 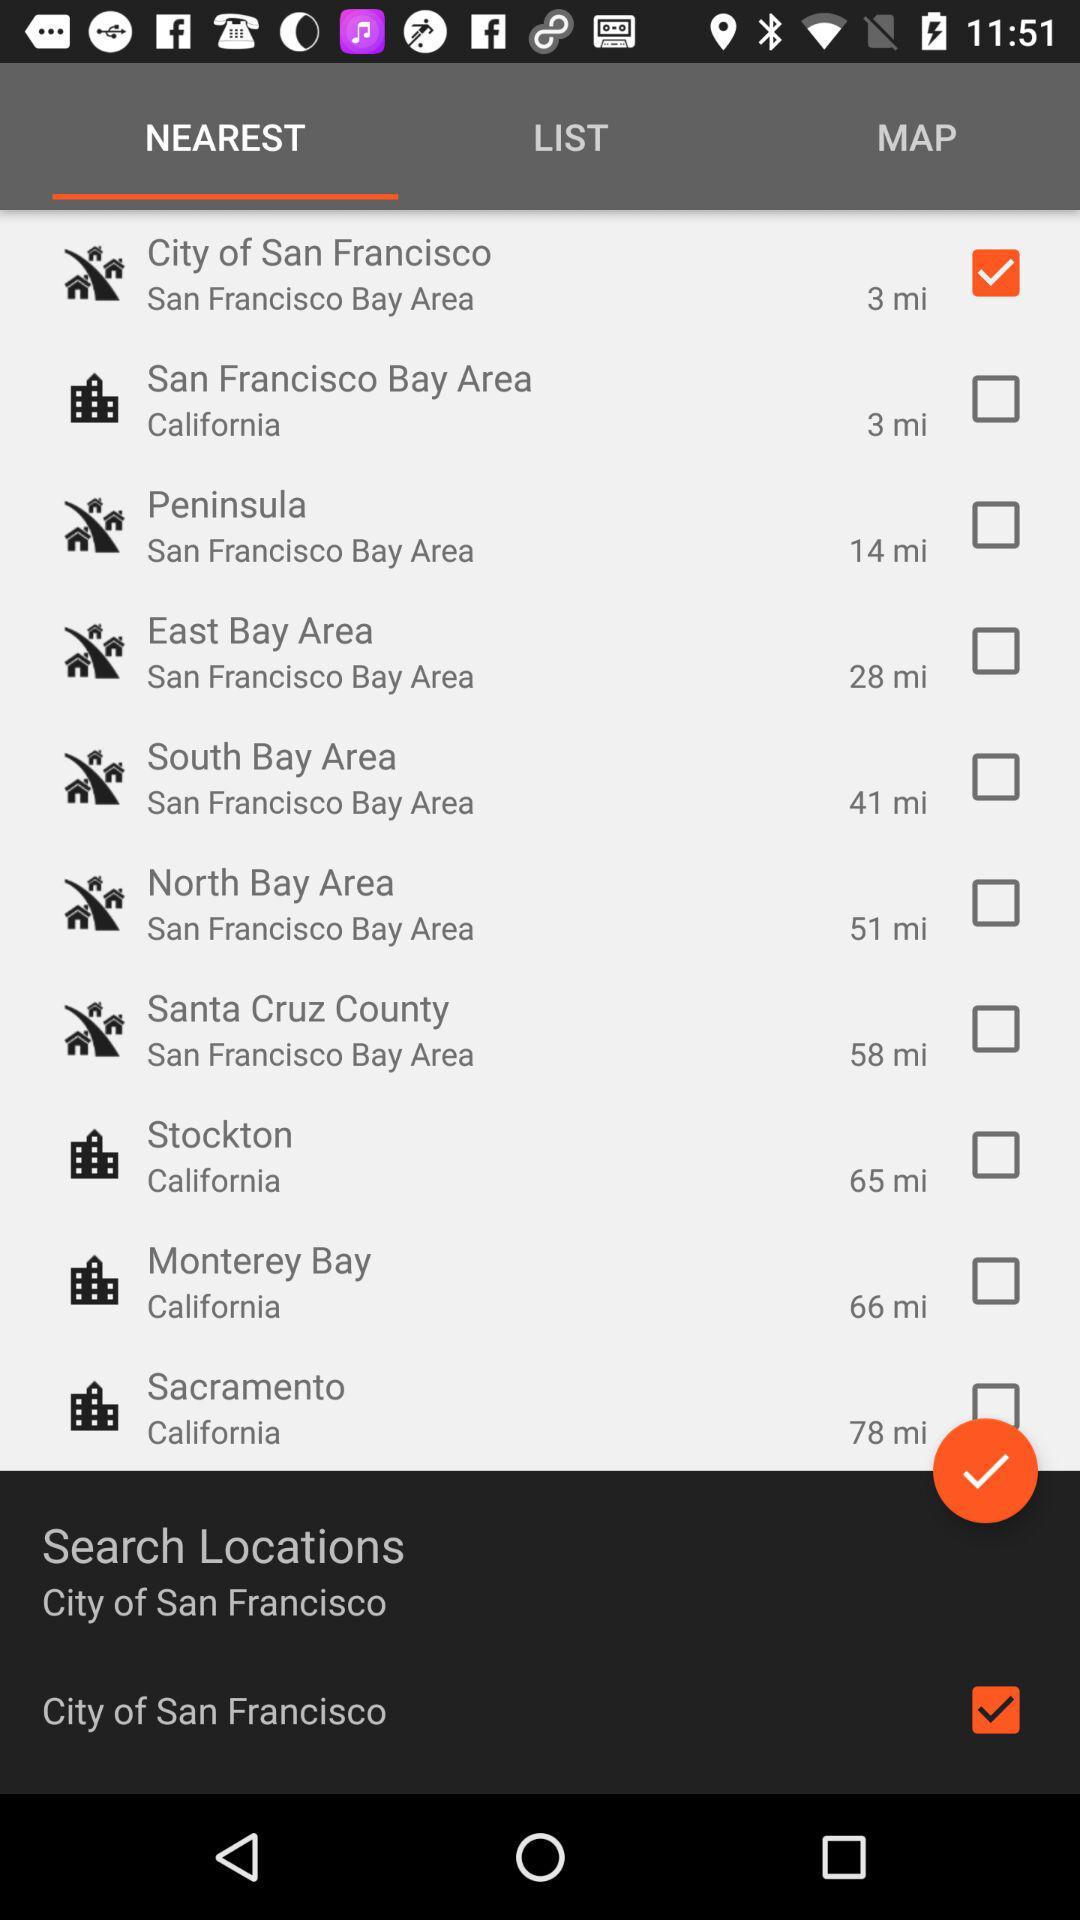 I want to click on the icon which is just beside the monterey bay, so click(x=94, y=1281).